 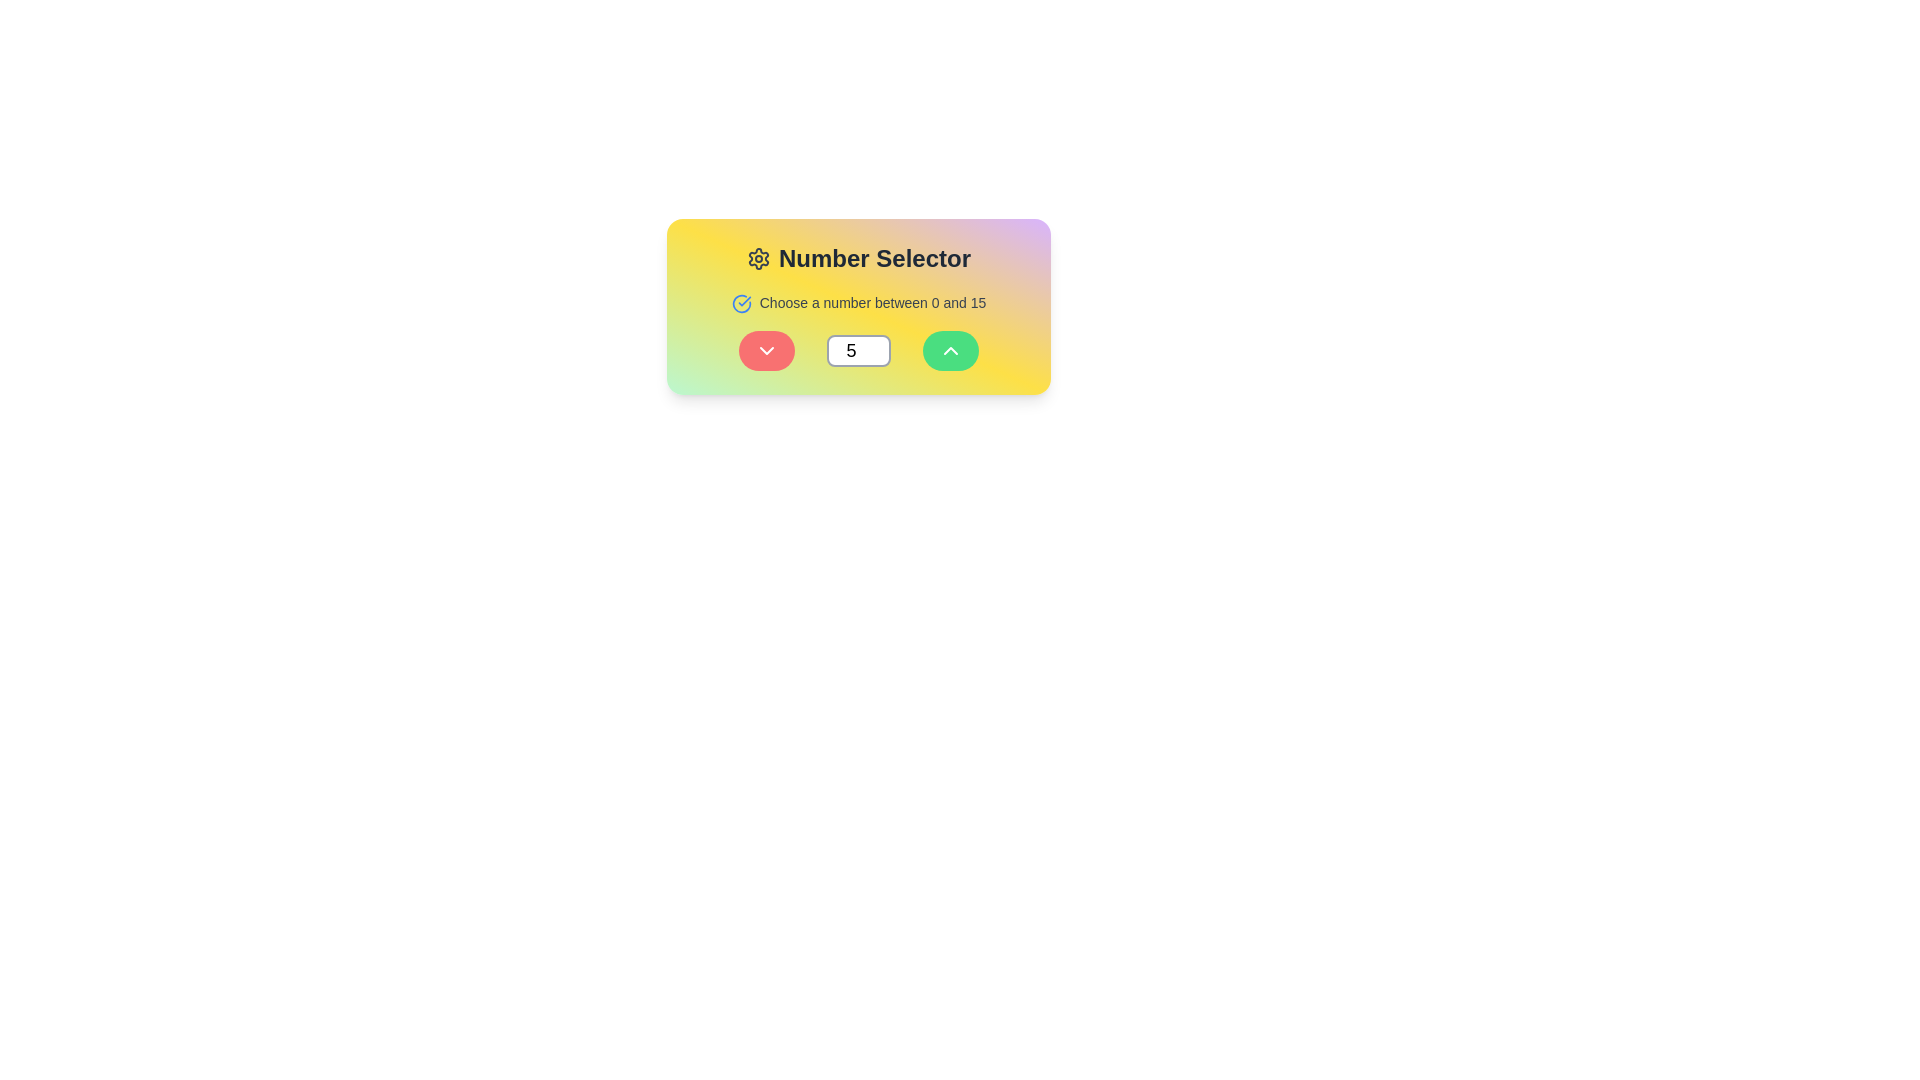 What do you see at coordinates (757, 257) in the screenshot?
I see `the gear/settings icon located in the top-left corner of the 'Number Selector' interface, which features a circular center and gear-like teeth` at bounding box center [757, 257].